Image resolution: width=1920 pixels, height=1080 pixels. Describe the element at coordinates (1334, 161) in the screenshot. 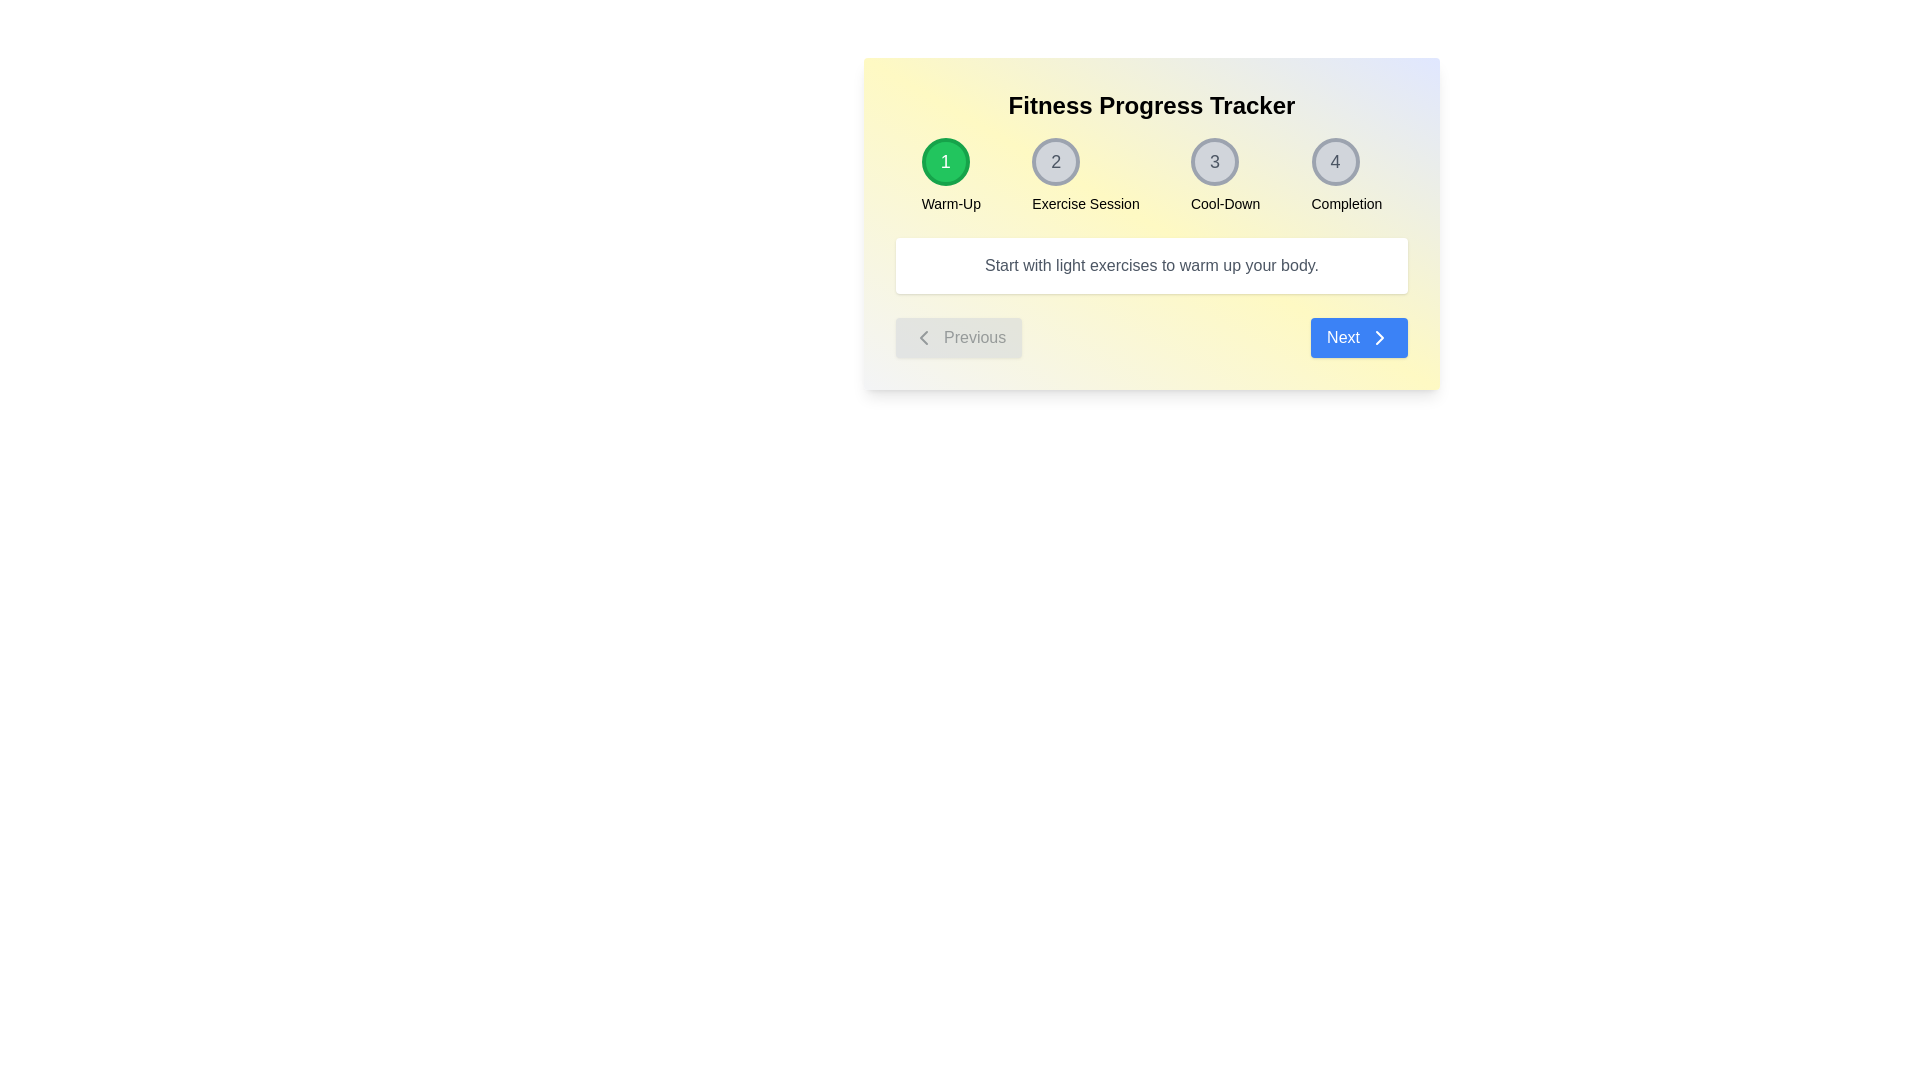

I see `the circular button labeled 'Completion' that displays the number '4'` at that location.